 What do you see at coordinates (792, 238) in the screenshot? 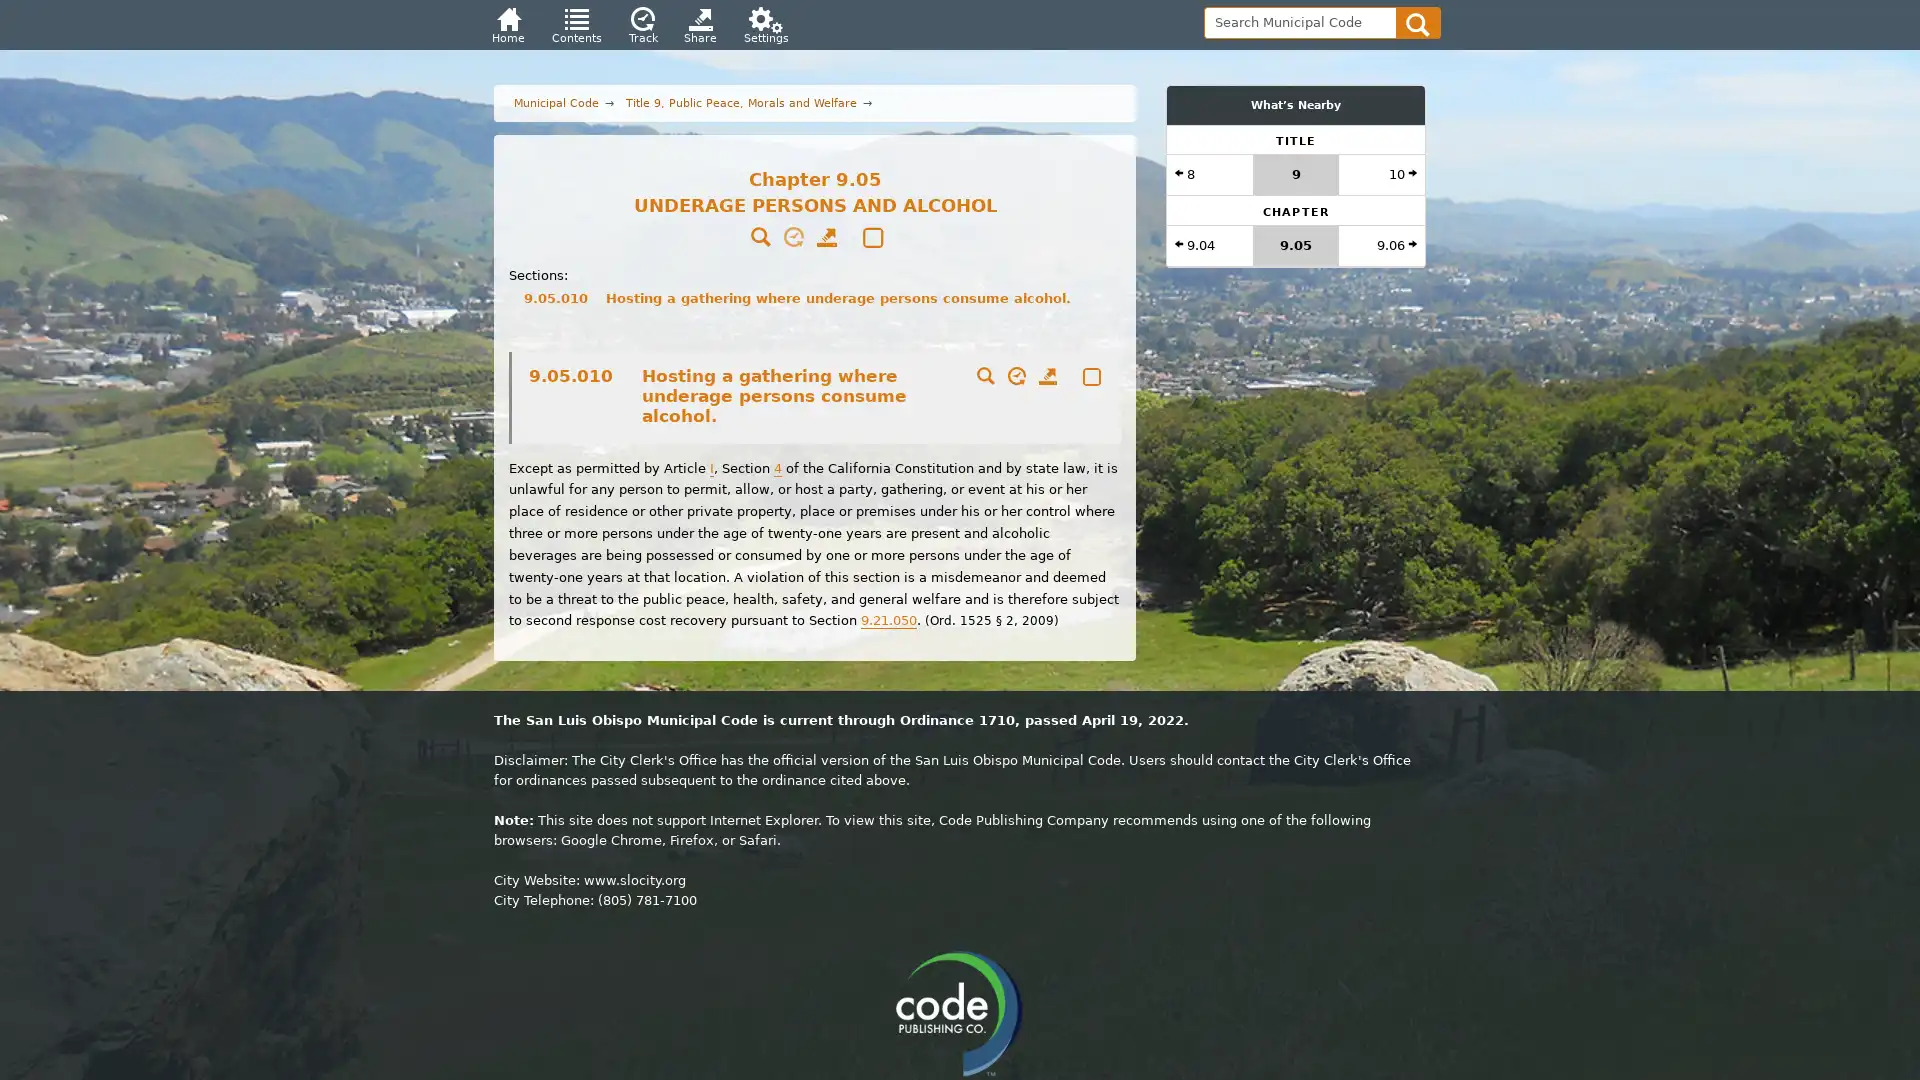
I see `History of This Chapter` at bounding box center [792, 238].